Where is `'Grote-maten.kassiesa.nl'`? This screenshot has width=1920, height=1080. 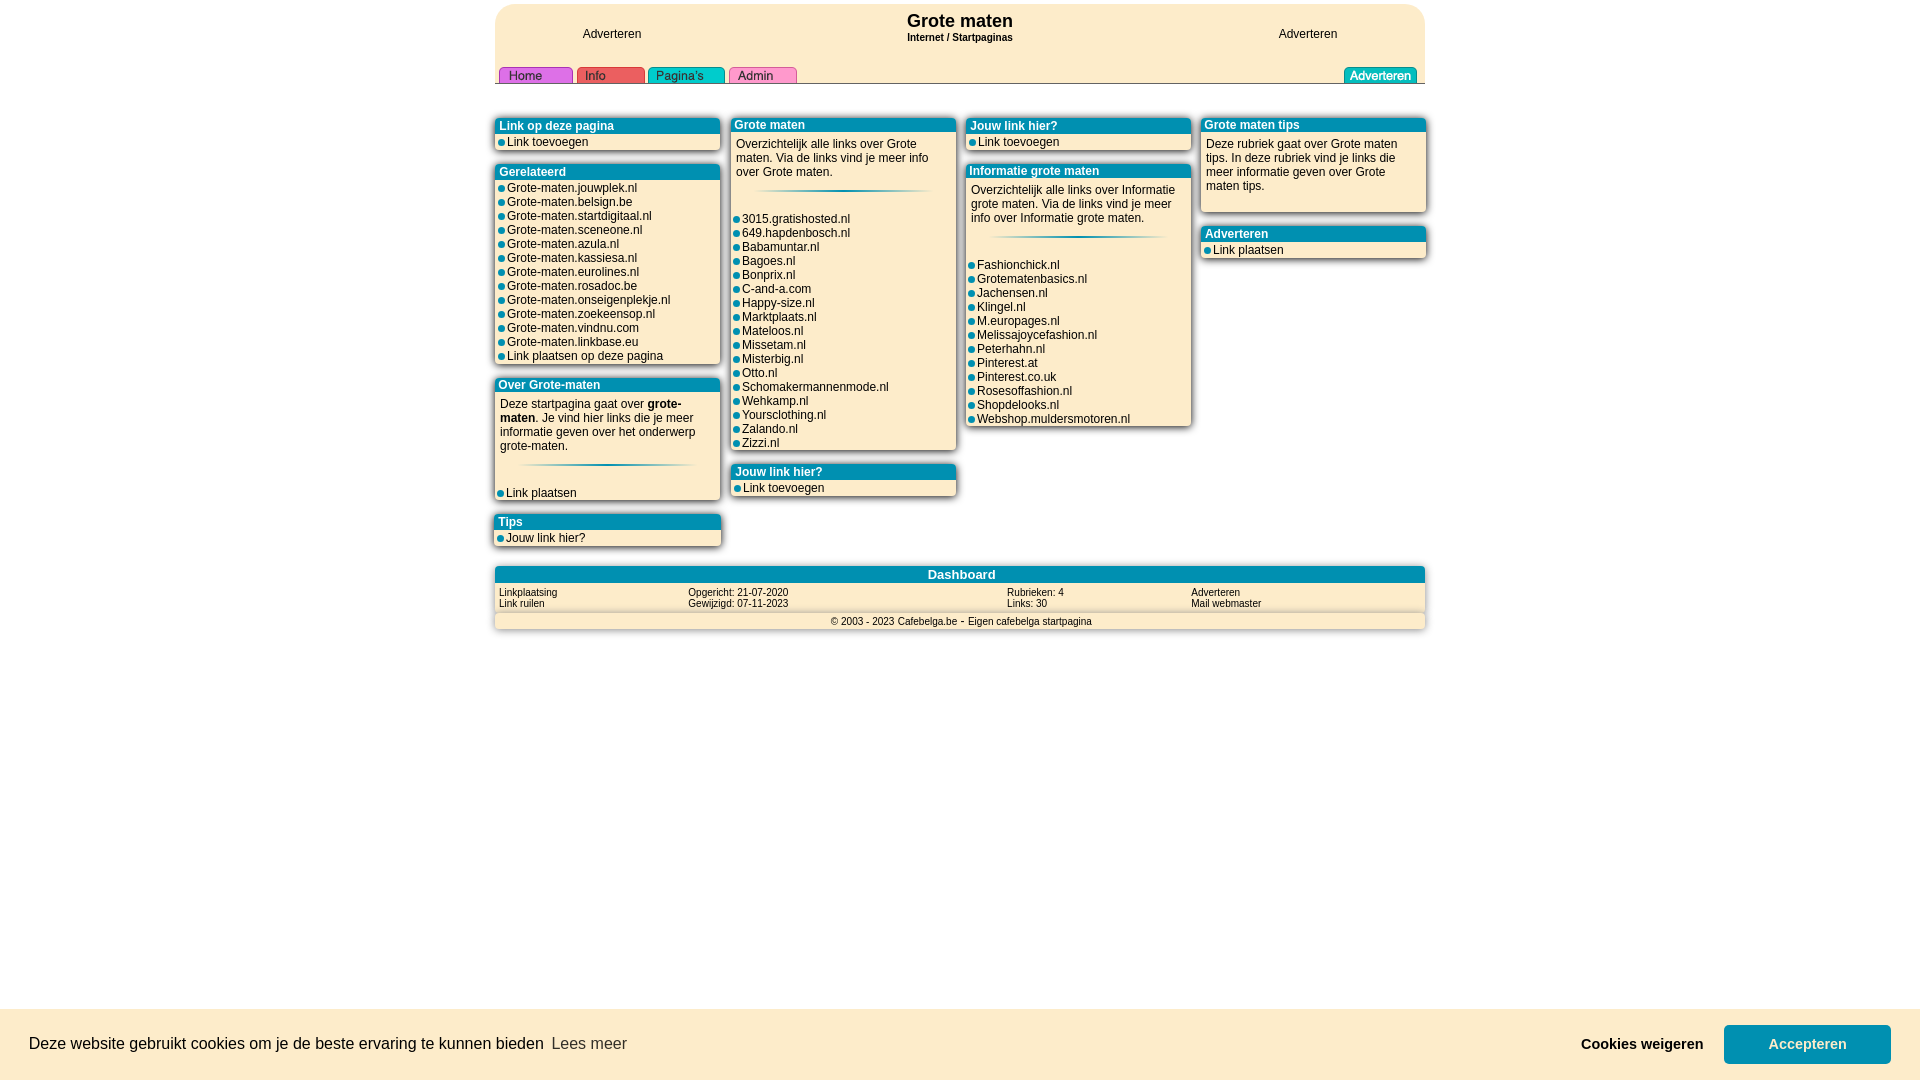 'Grote-maten.kassiesa.nl' is located at coordinates (570, 257).